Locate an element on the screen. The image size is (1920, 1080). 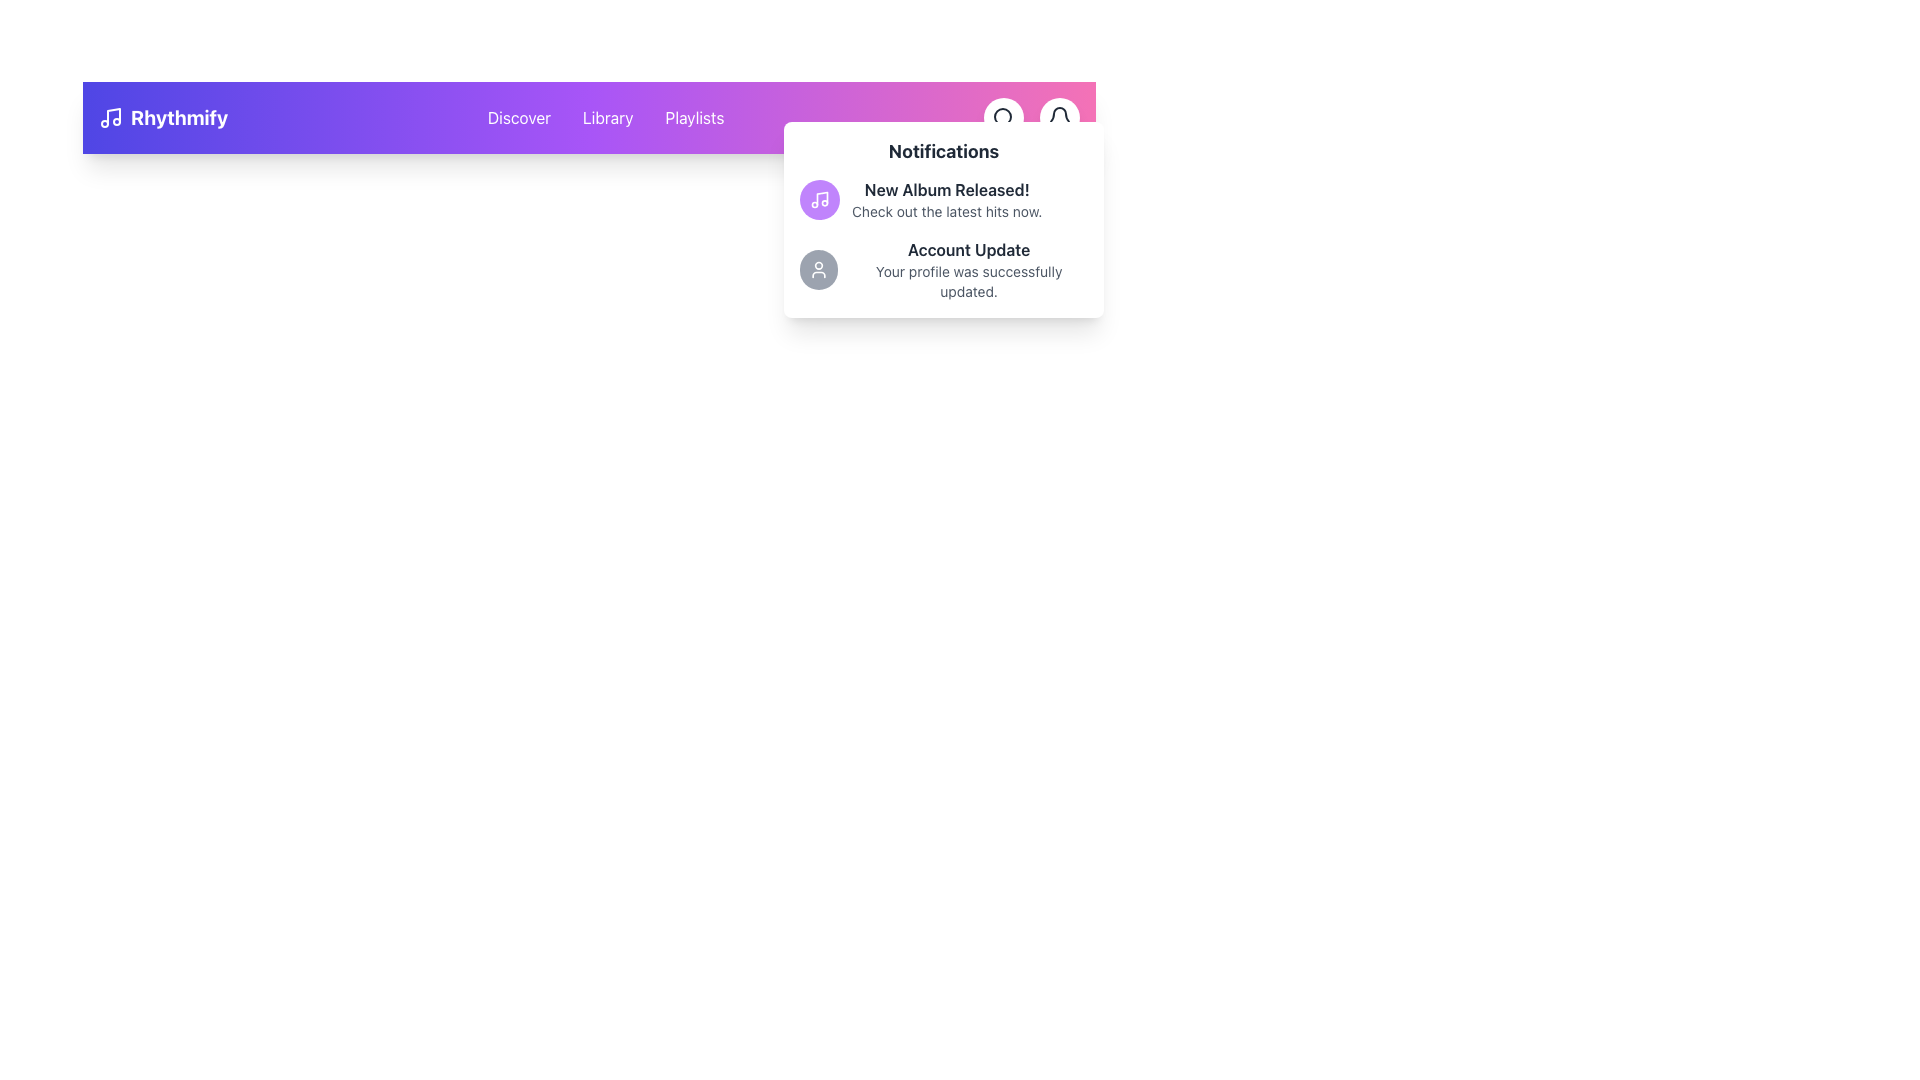
the vertical line segment of the music note icon located in the upper-left corner adjacent to the 'Rhythmify' text is located at coordinates (113, 116).